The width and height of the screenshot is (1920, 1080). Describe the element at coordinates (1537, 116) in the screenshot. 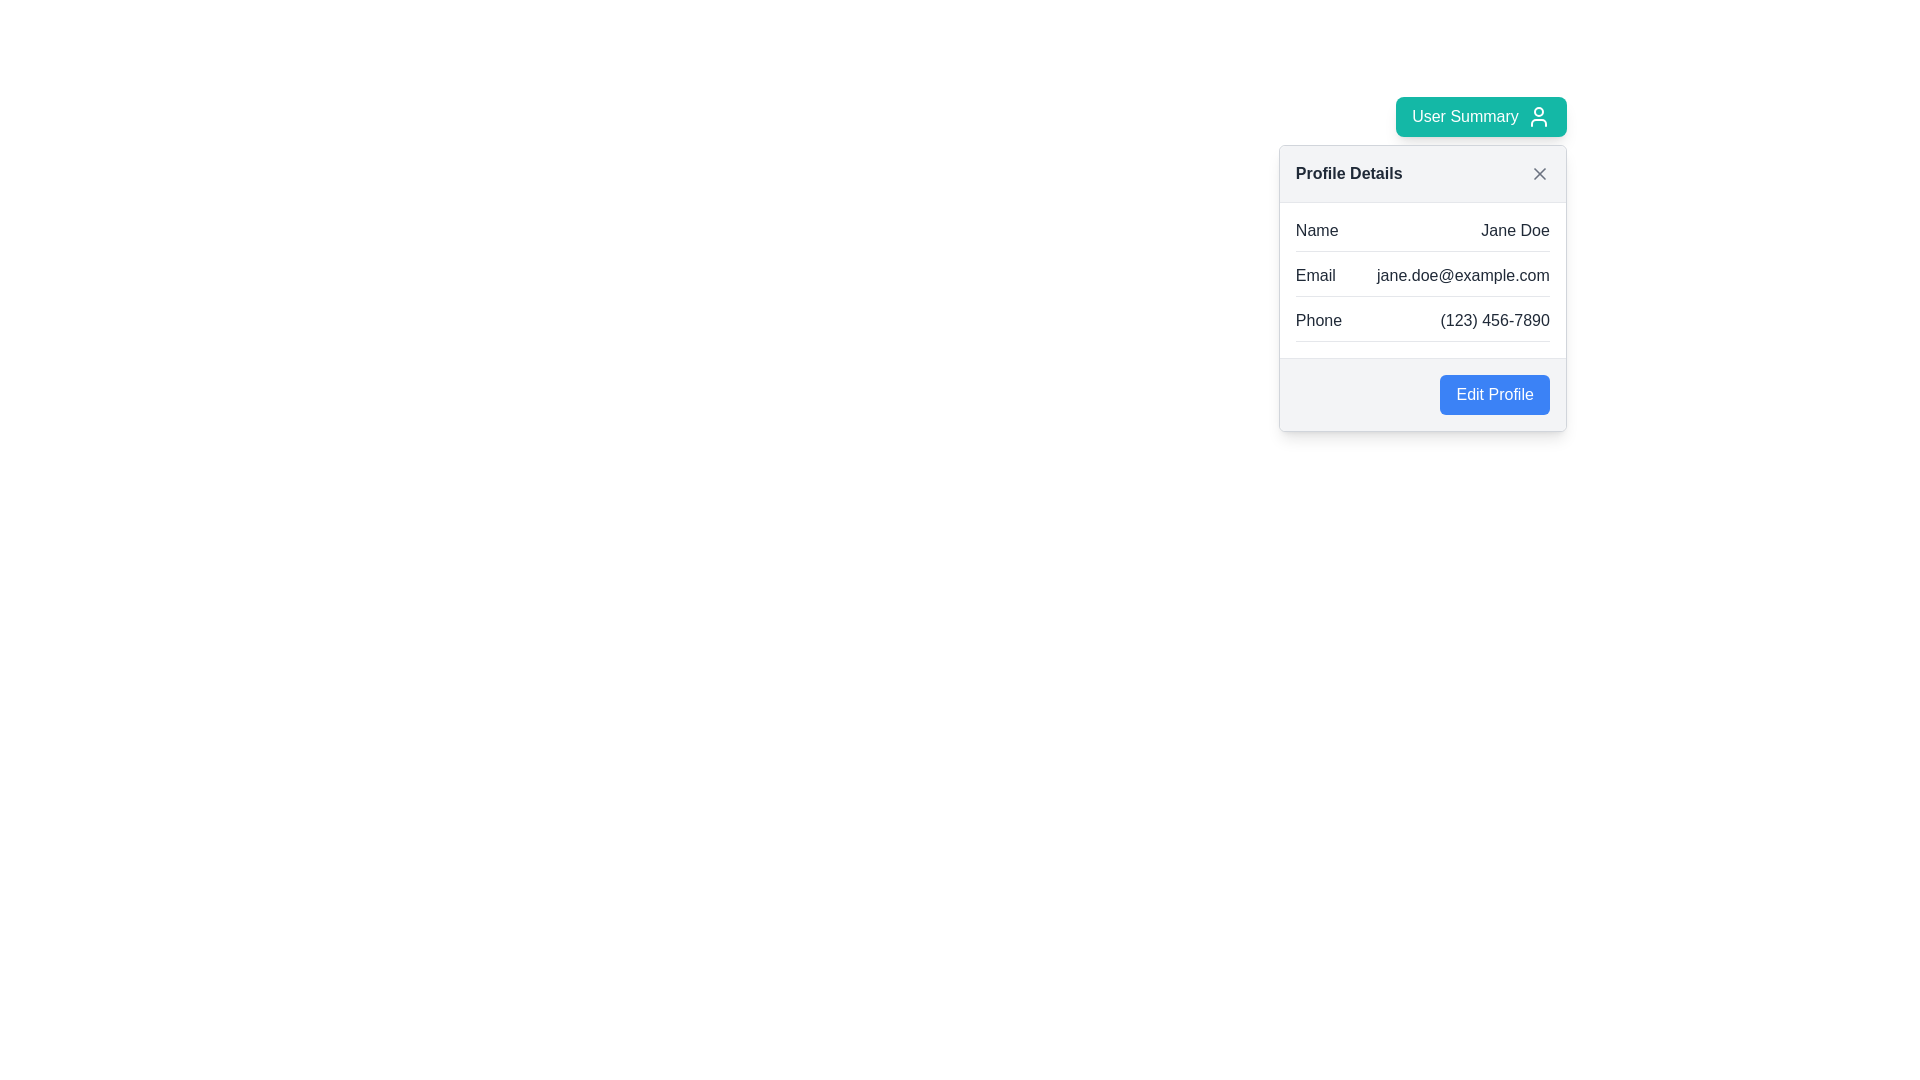

I see `the user silhouette icon located at the right end of the 'User Summary' button, which is styled with rounded lines against a teal background` at that location.